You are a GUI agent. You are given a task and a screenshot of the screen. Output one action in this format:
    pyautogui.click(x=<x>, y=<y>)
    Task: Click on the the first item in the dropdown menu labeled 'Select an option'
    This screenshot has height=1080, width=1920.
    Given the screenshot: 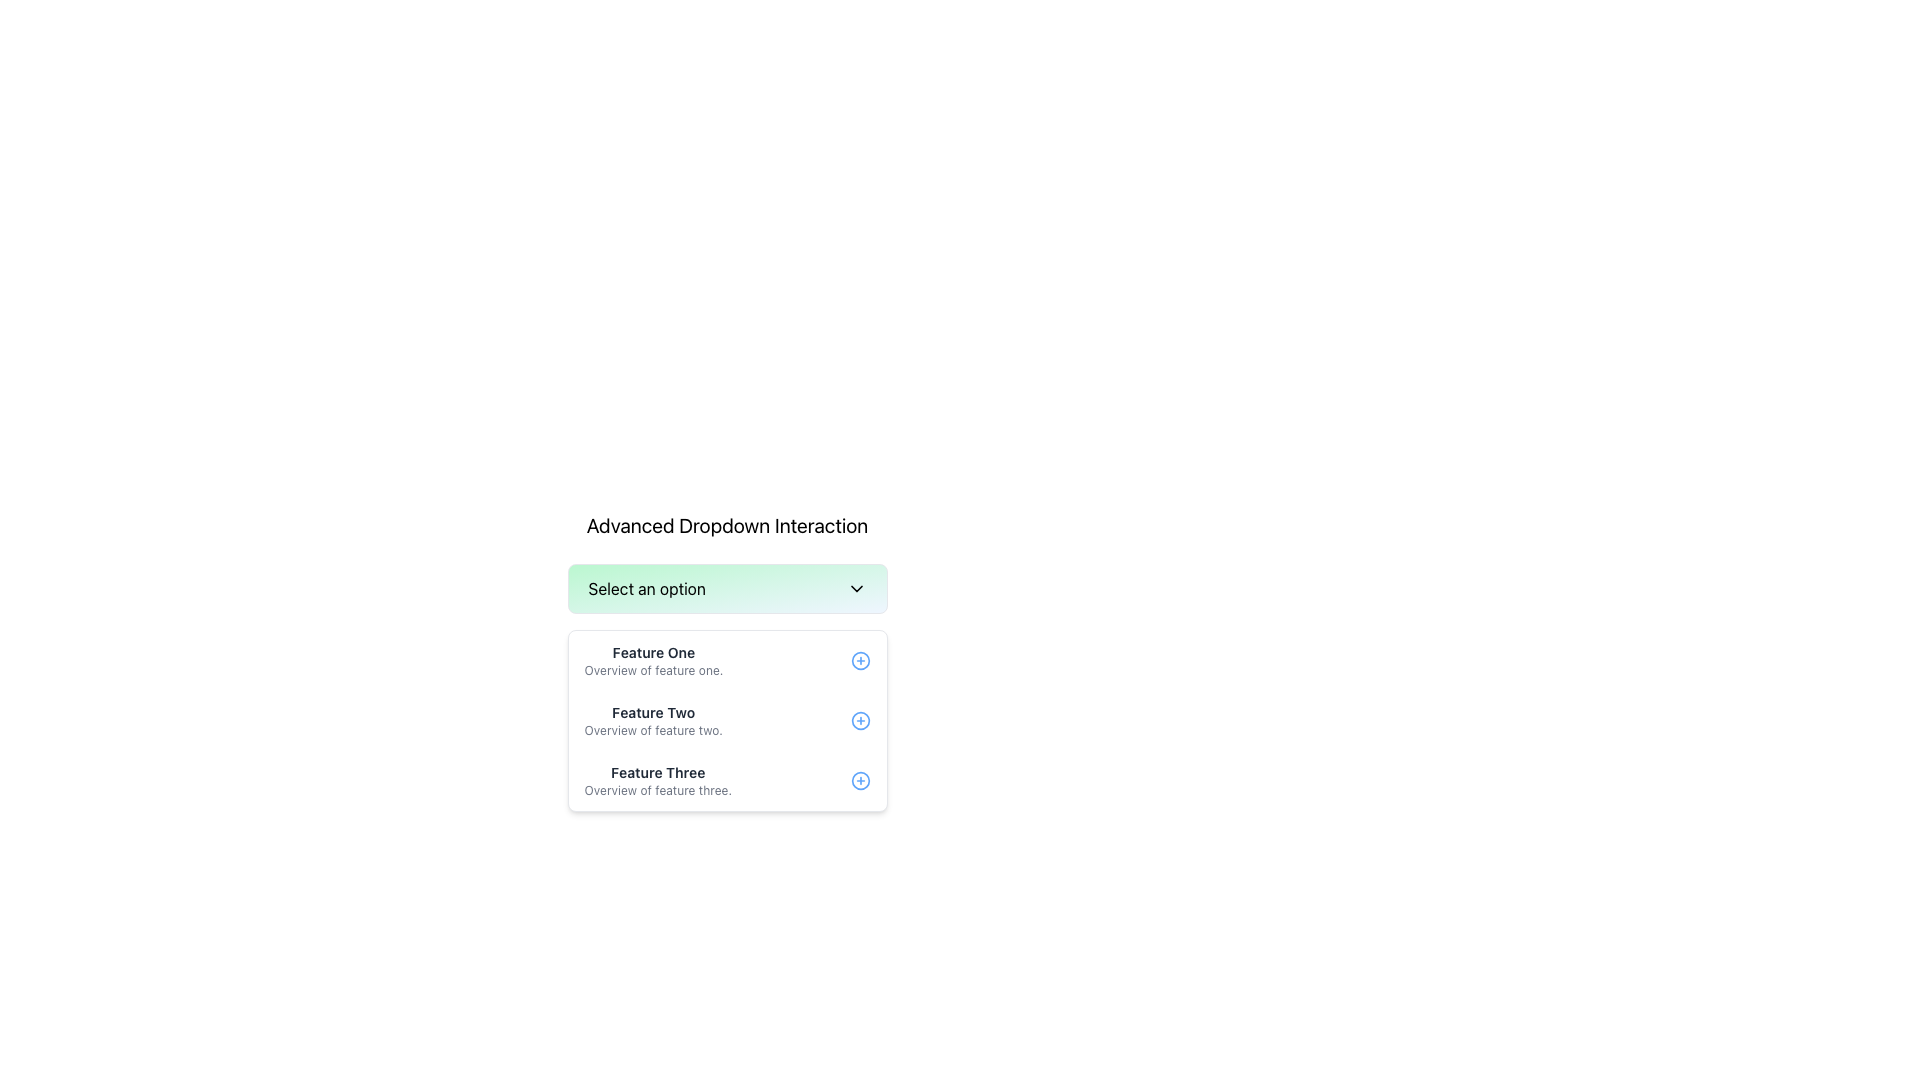 What is the action you would take?
    pyautogui.click(x=653, y=660)
    